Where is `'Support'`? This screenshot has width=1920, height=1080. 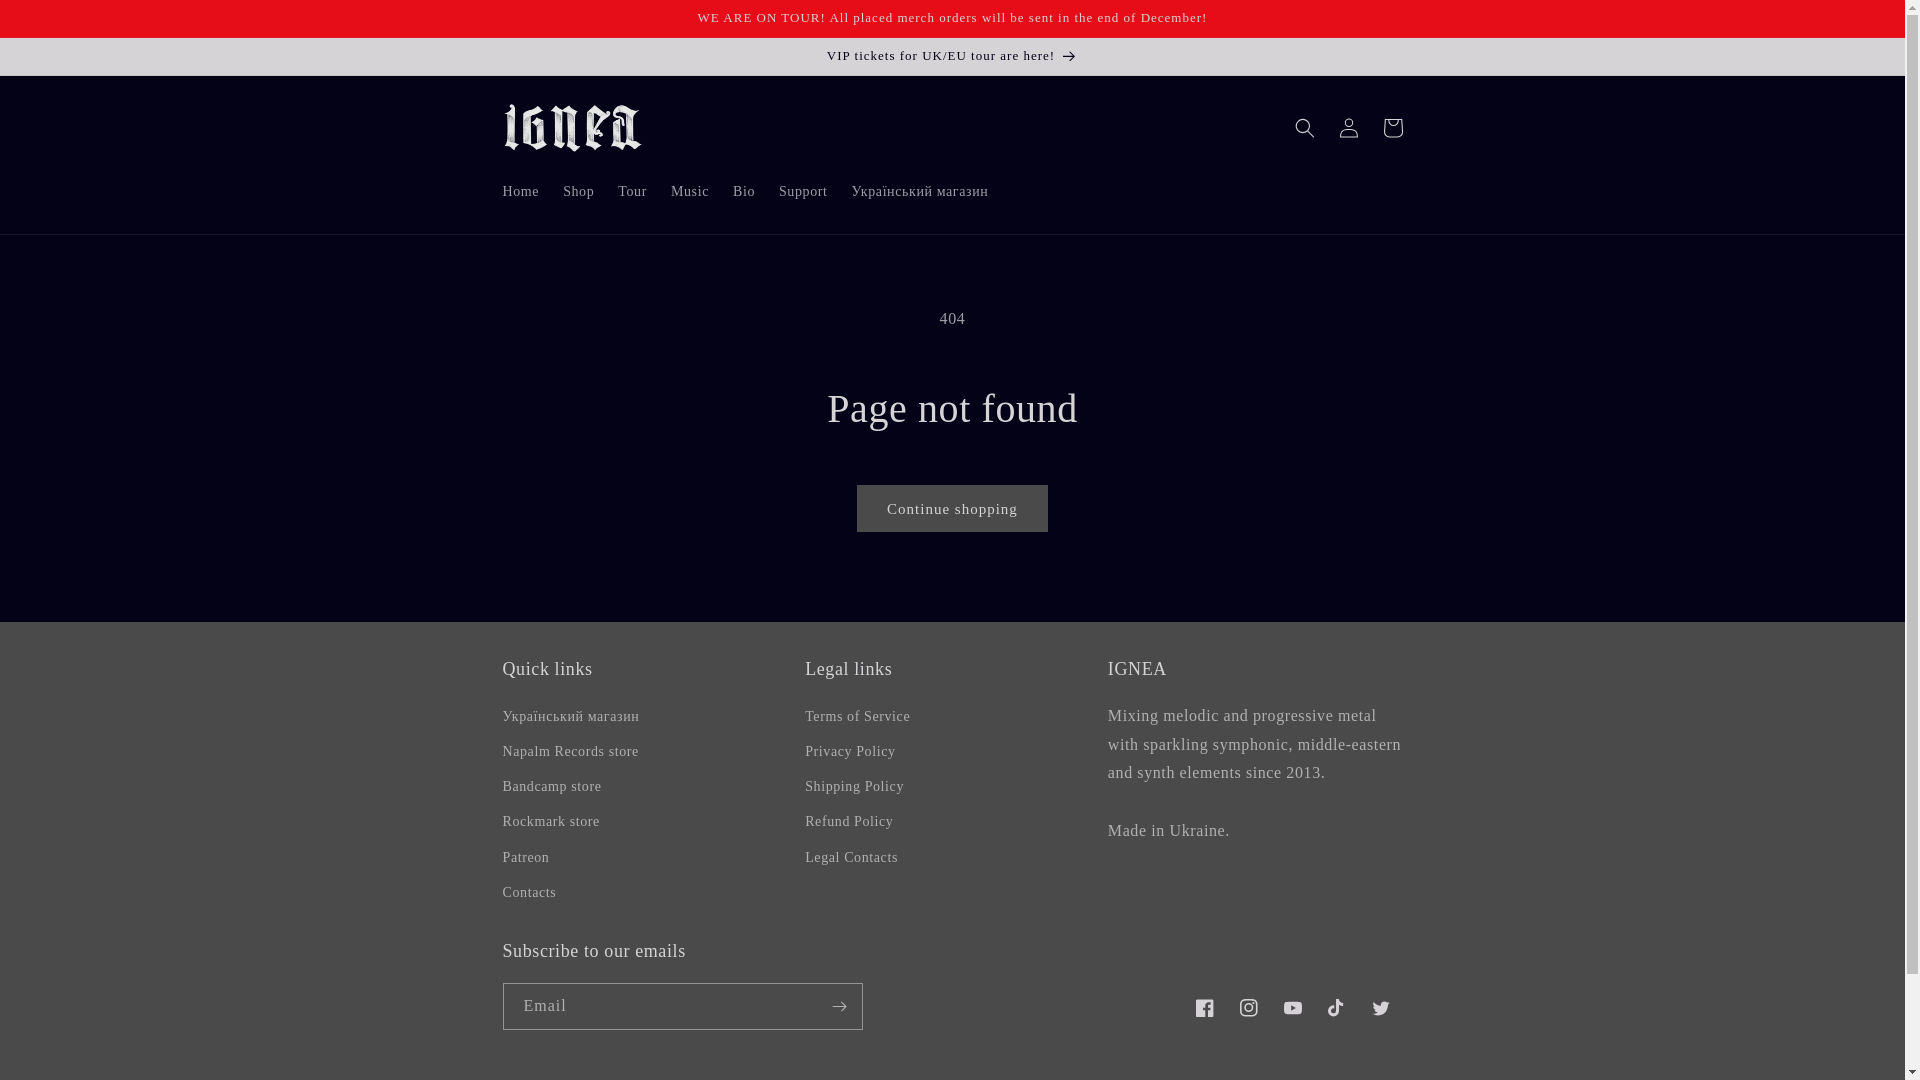 'Support' is located at coordinates (803, 192).